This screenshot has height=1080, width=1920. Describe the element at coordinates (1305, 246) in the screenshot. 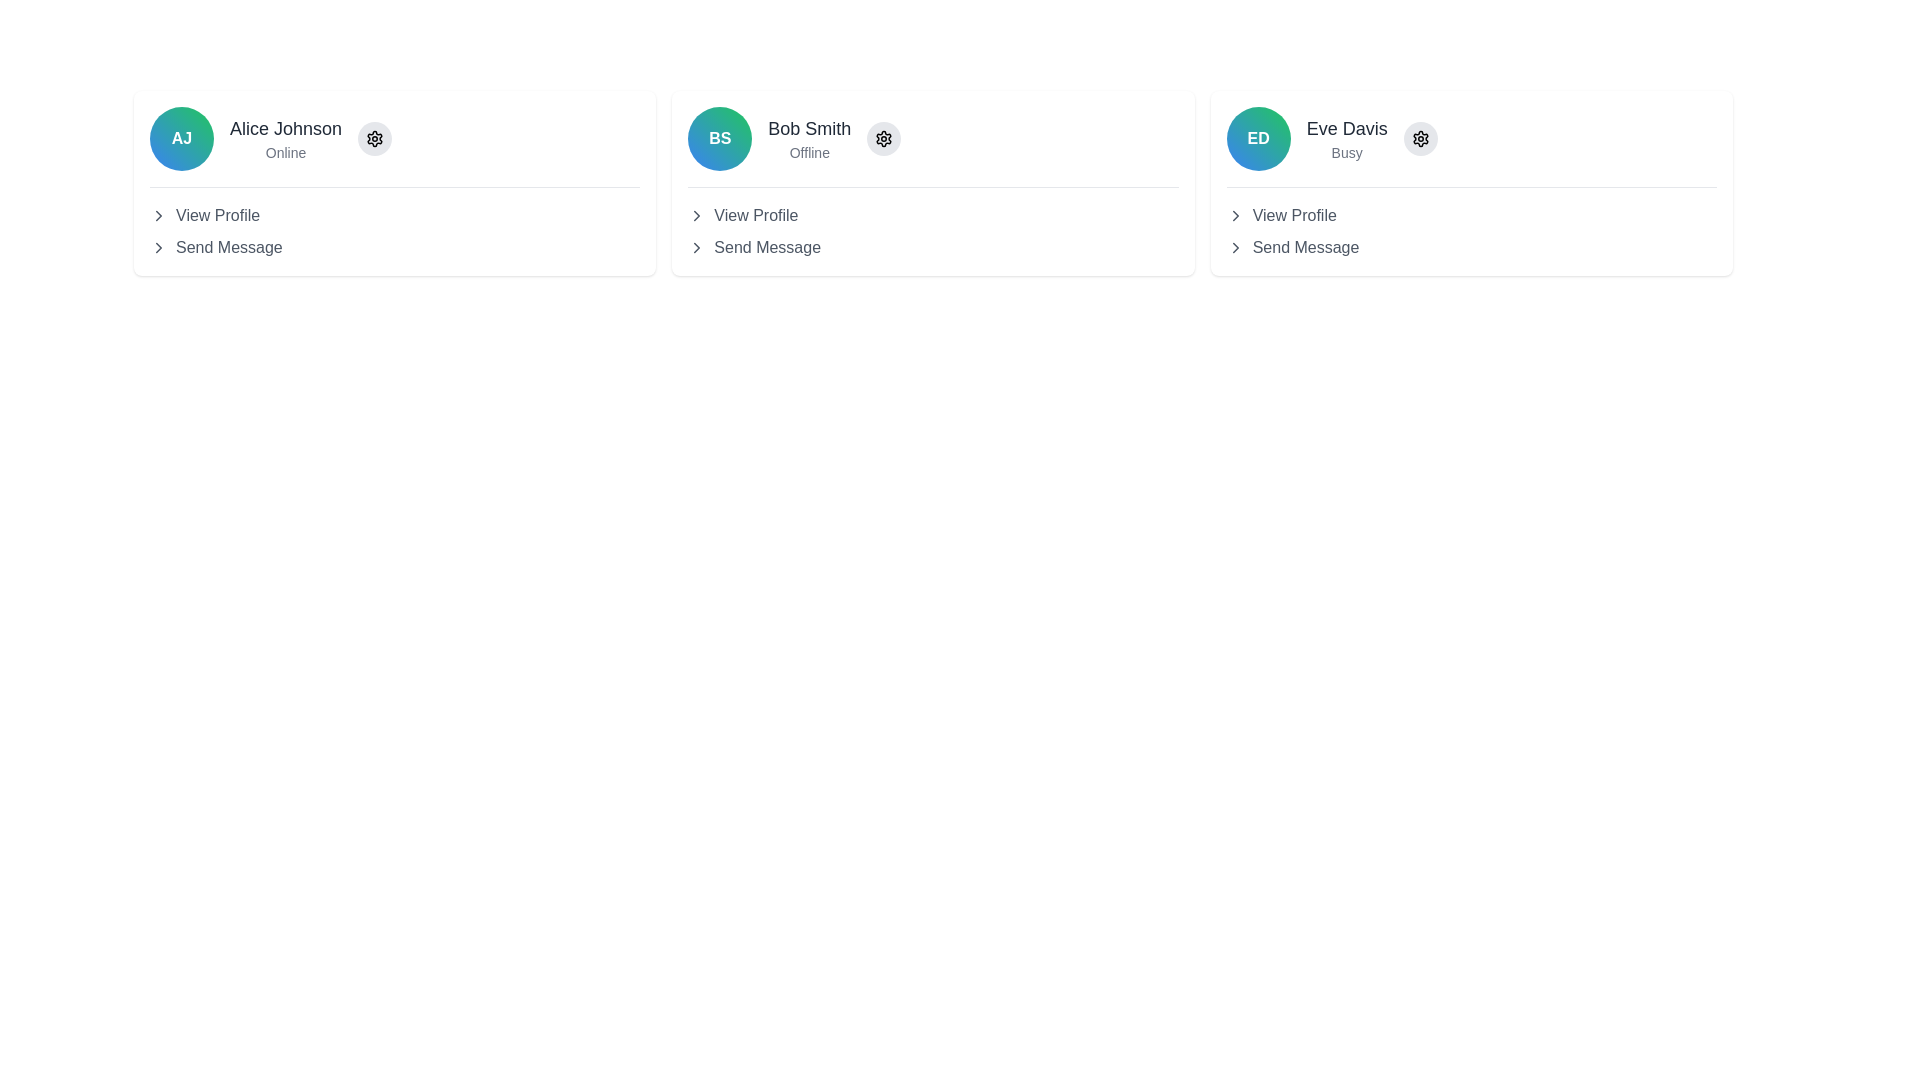

I see `the 'Send Message' text label located under the 'View Profile' option in the card of 'Eve Davis'` at that location.